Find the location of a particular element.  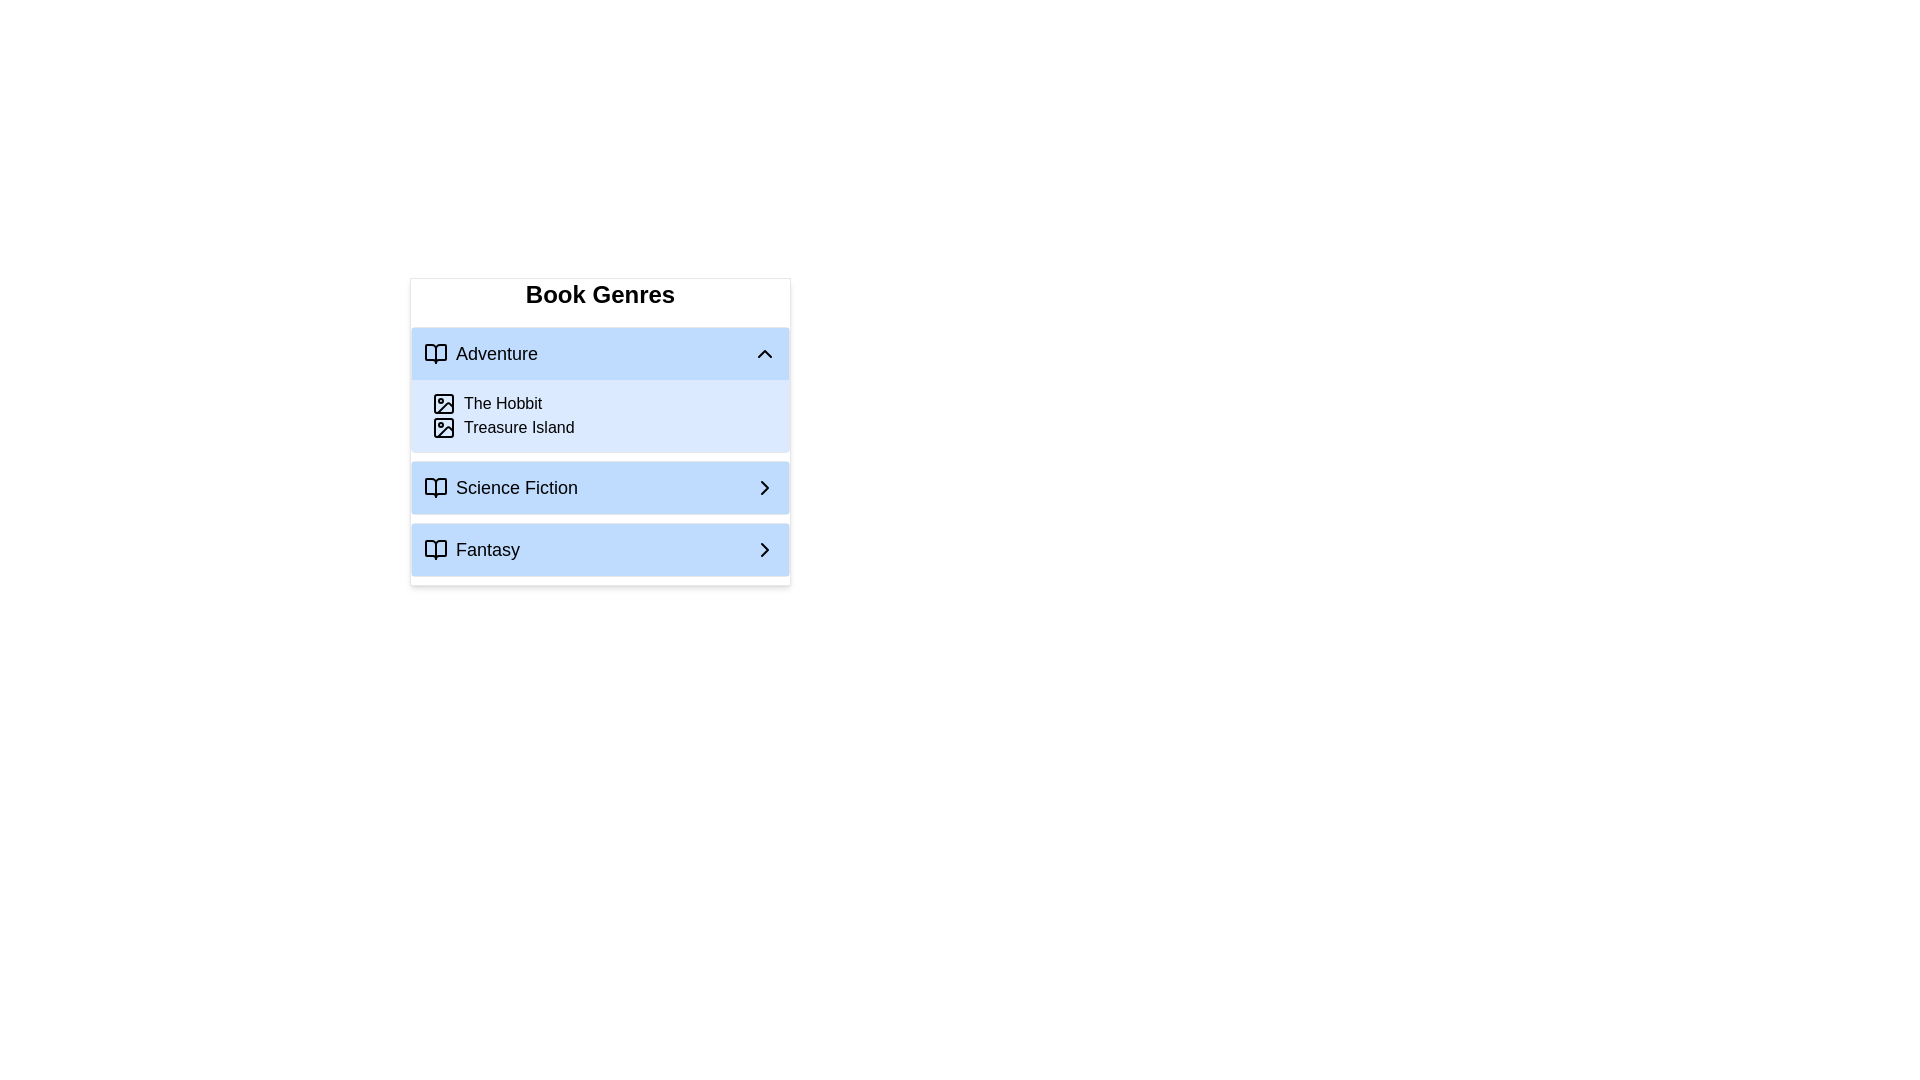

the list item labeled 'Science Fiction' is located at coordinates (501, 488).